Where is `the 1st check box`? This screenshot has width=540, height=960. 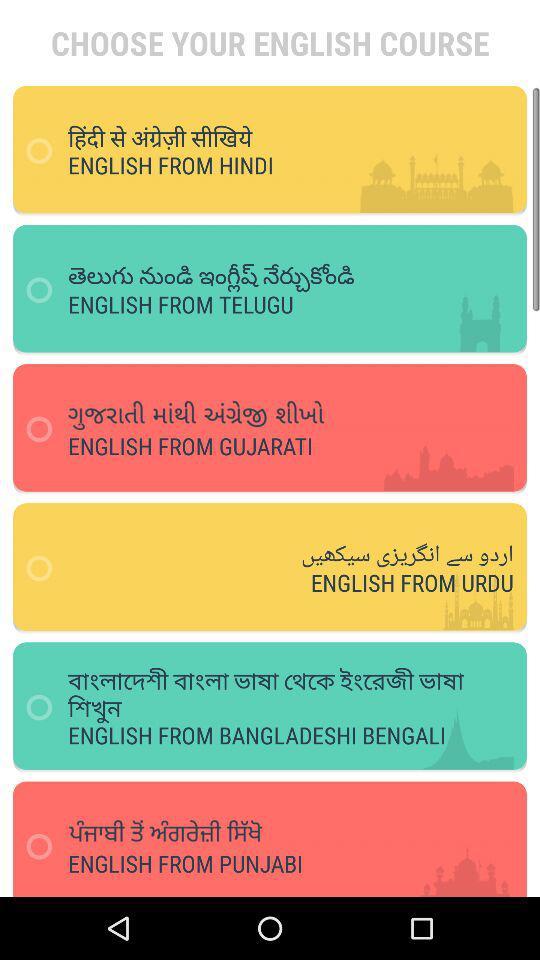
the 1st check box is located at coordinates (46, 150).